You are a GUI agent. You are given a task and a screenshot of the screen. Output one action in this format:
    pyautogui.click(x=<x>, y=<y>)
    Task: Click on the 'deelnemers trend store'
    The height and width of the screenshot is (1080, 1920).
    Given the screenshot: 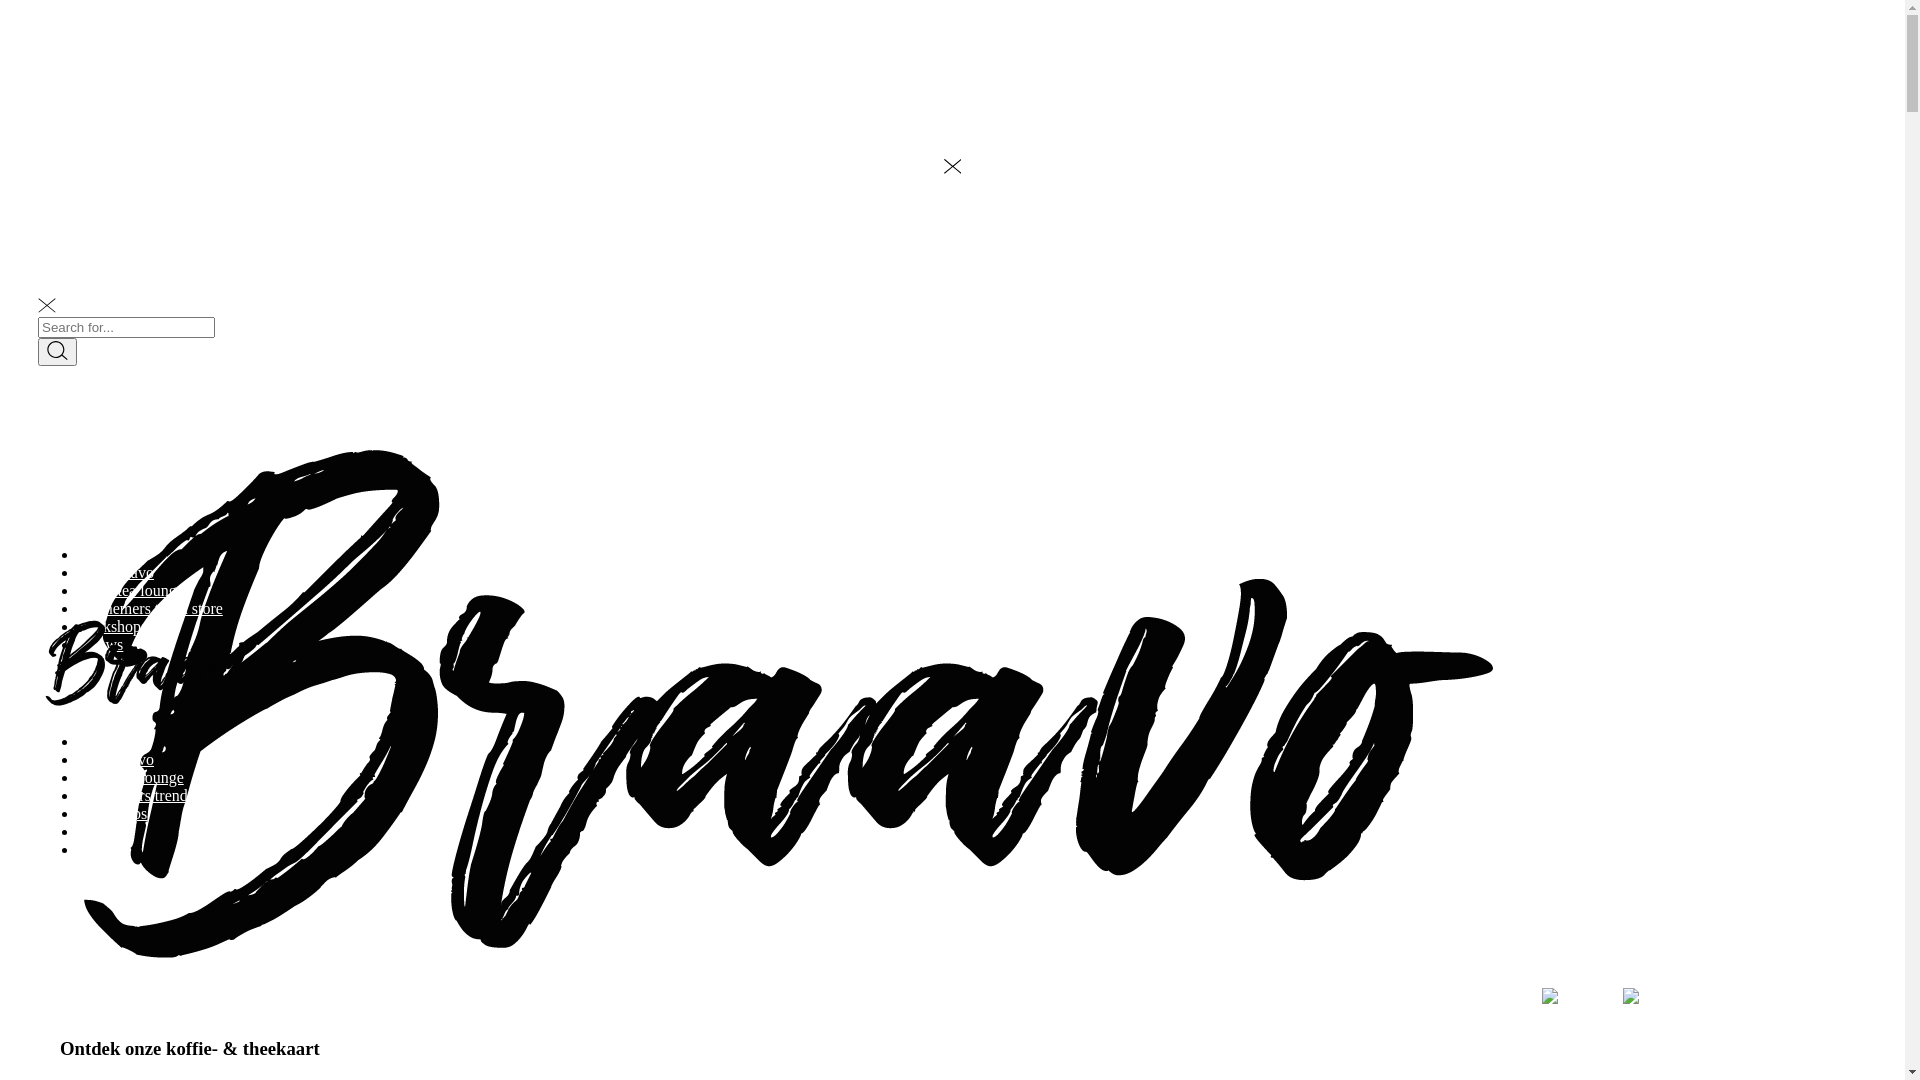 What is the action you would take?
    pyautogui.click(x=149, y=607)
    